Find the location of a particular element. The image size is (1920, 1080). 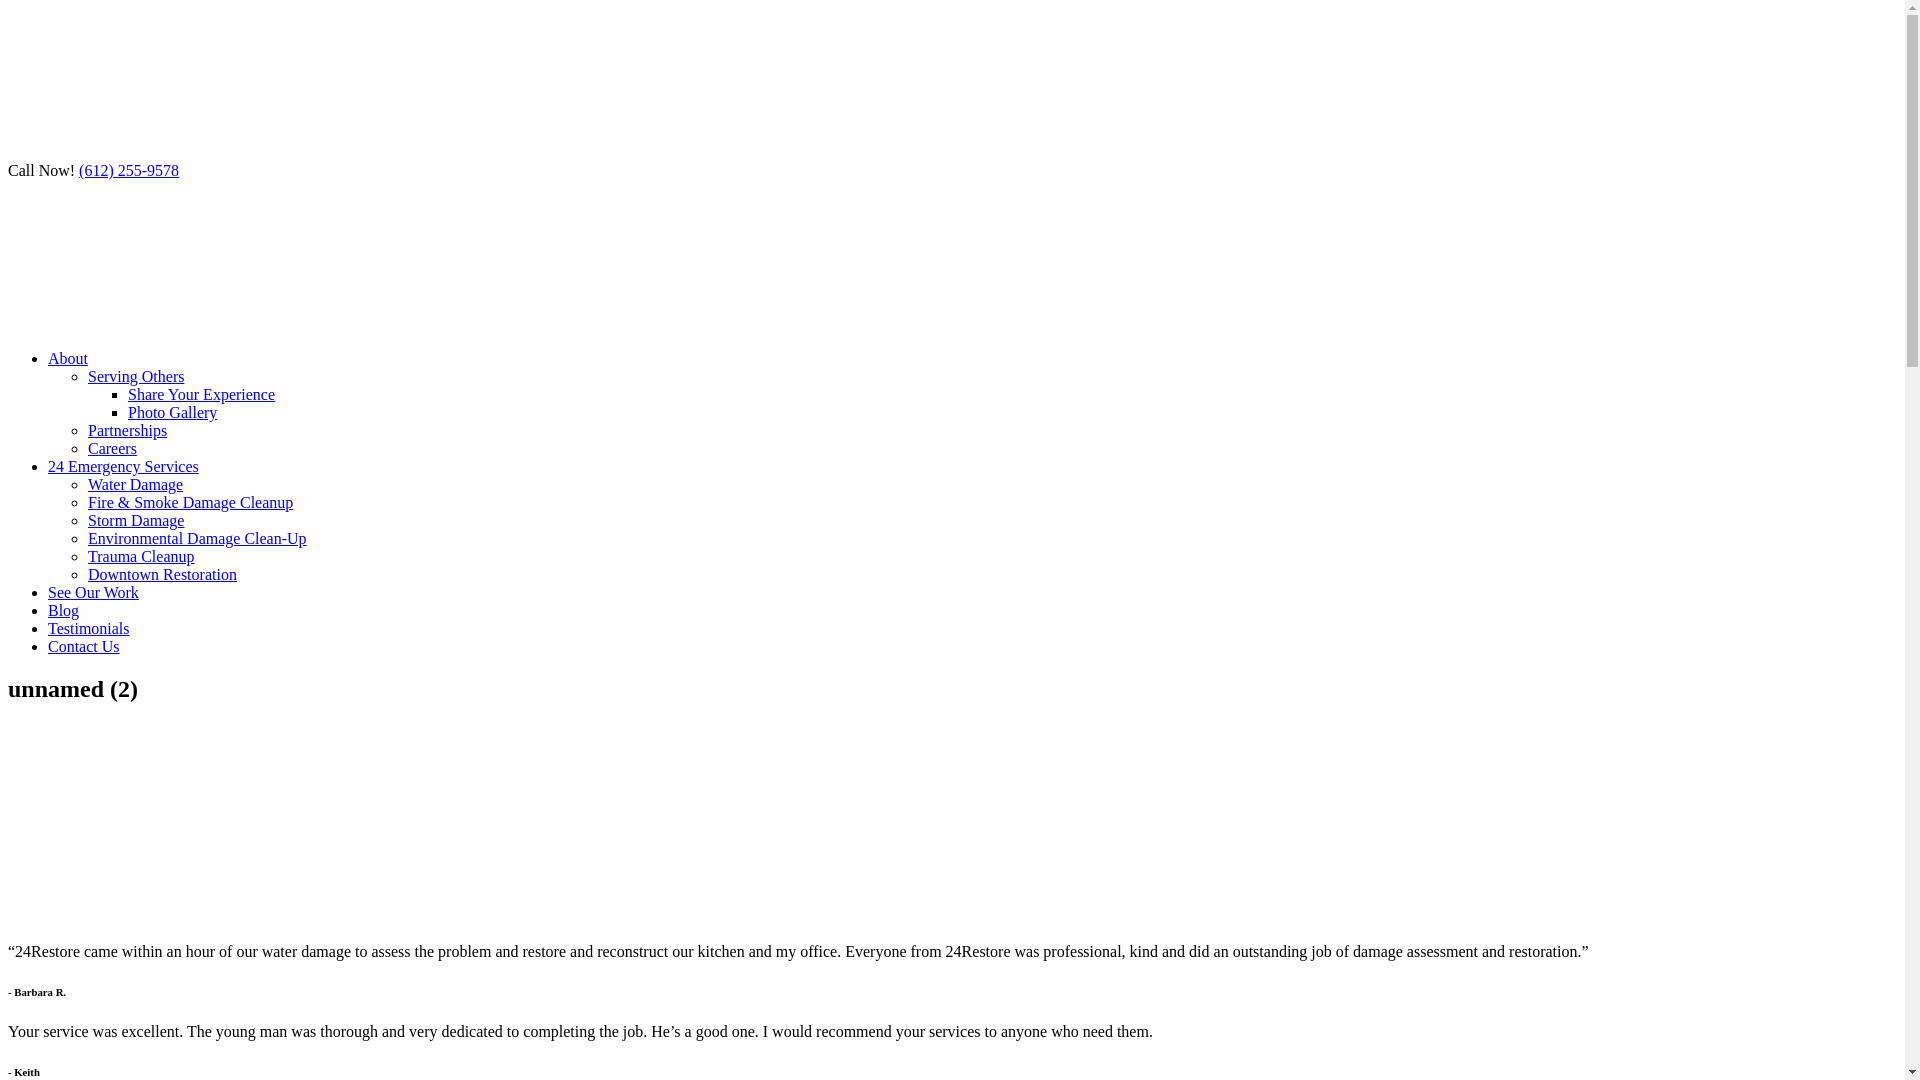

'Fire & Smoke Damage Cleanup' is located at coordinates (190, 501).